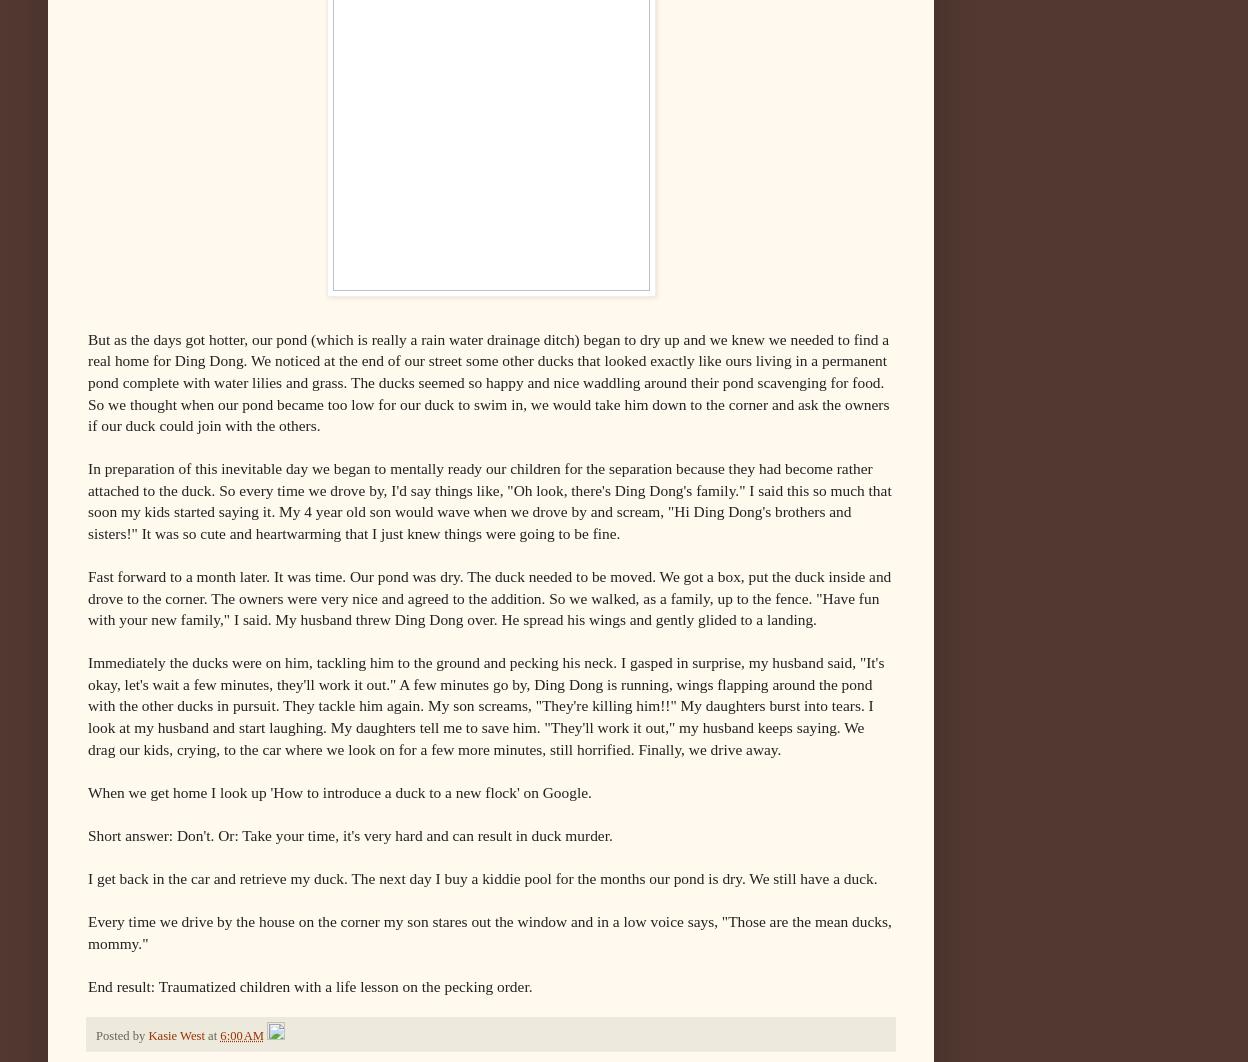 The image size is (1248, 1062). I want to click on '6:00 AM', so click(241, 1034).